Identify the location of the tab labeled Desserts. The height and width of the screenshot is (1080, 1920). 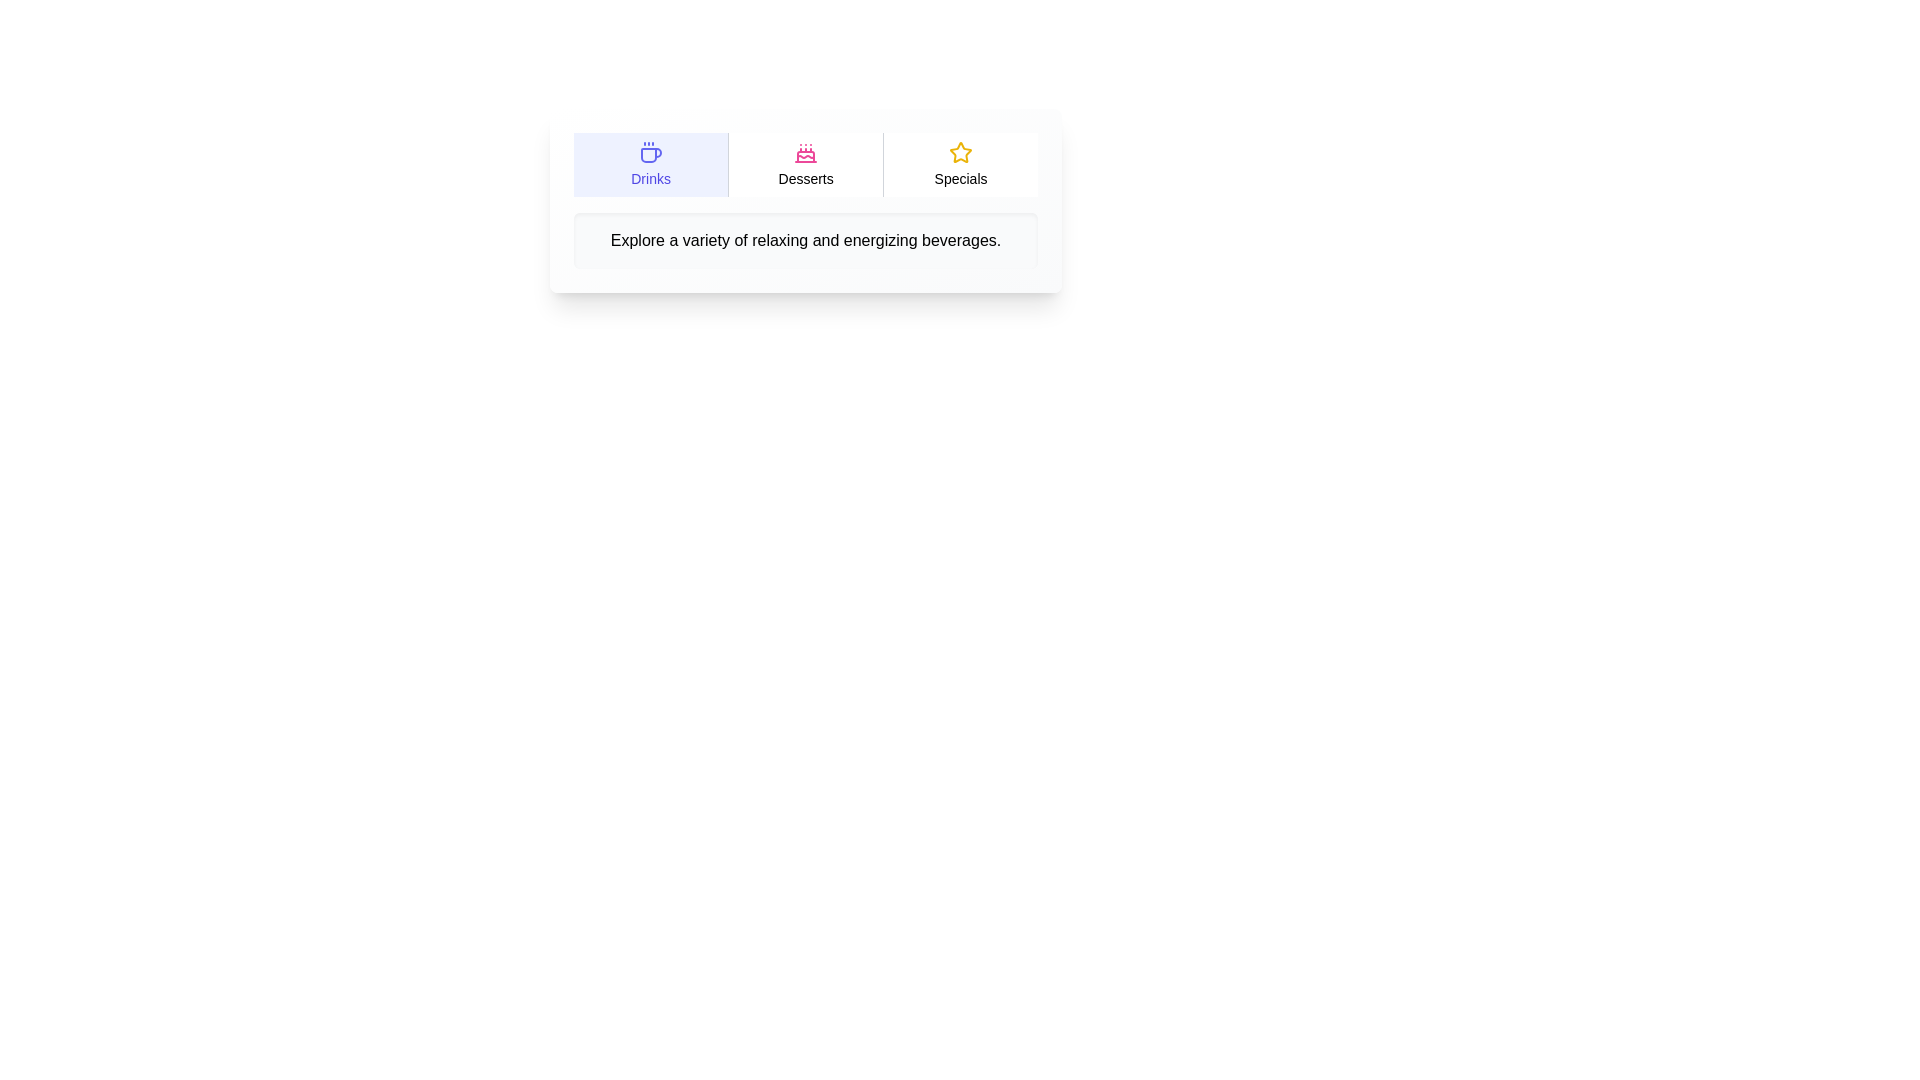
(806, 164).